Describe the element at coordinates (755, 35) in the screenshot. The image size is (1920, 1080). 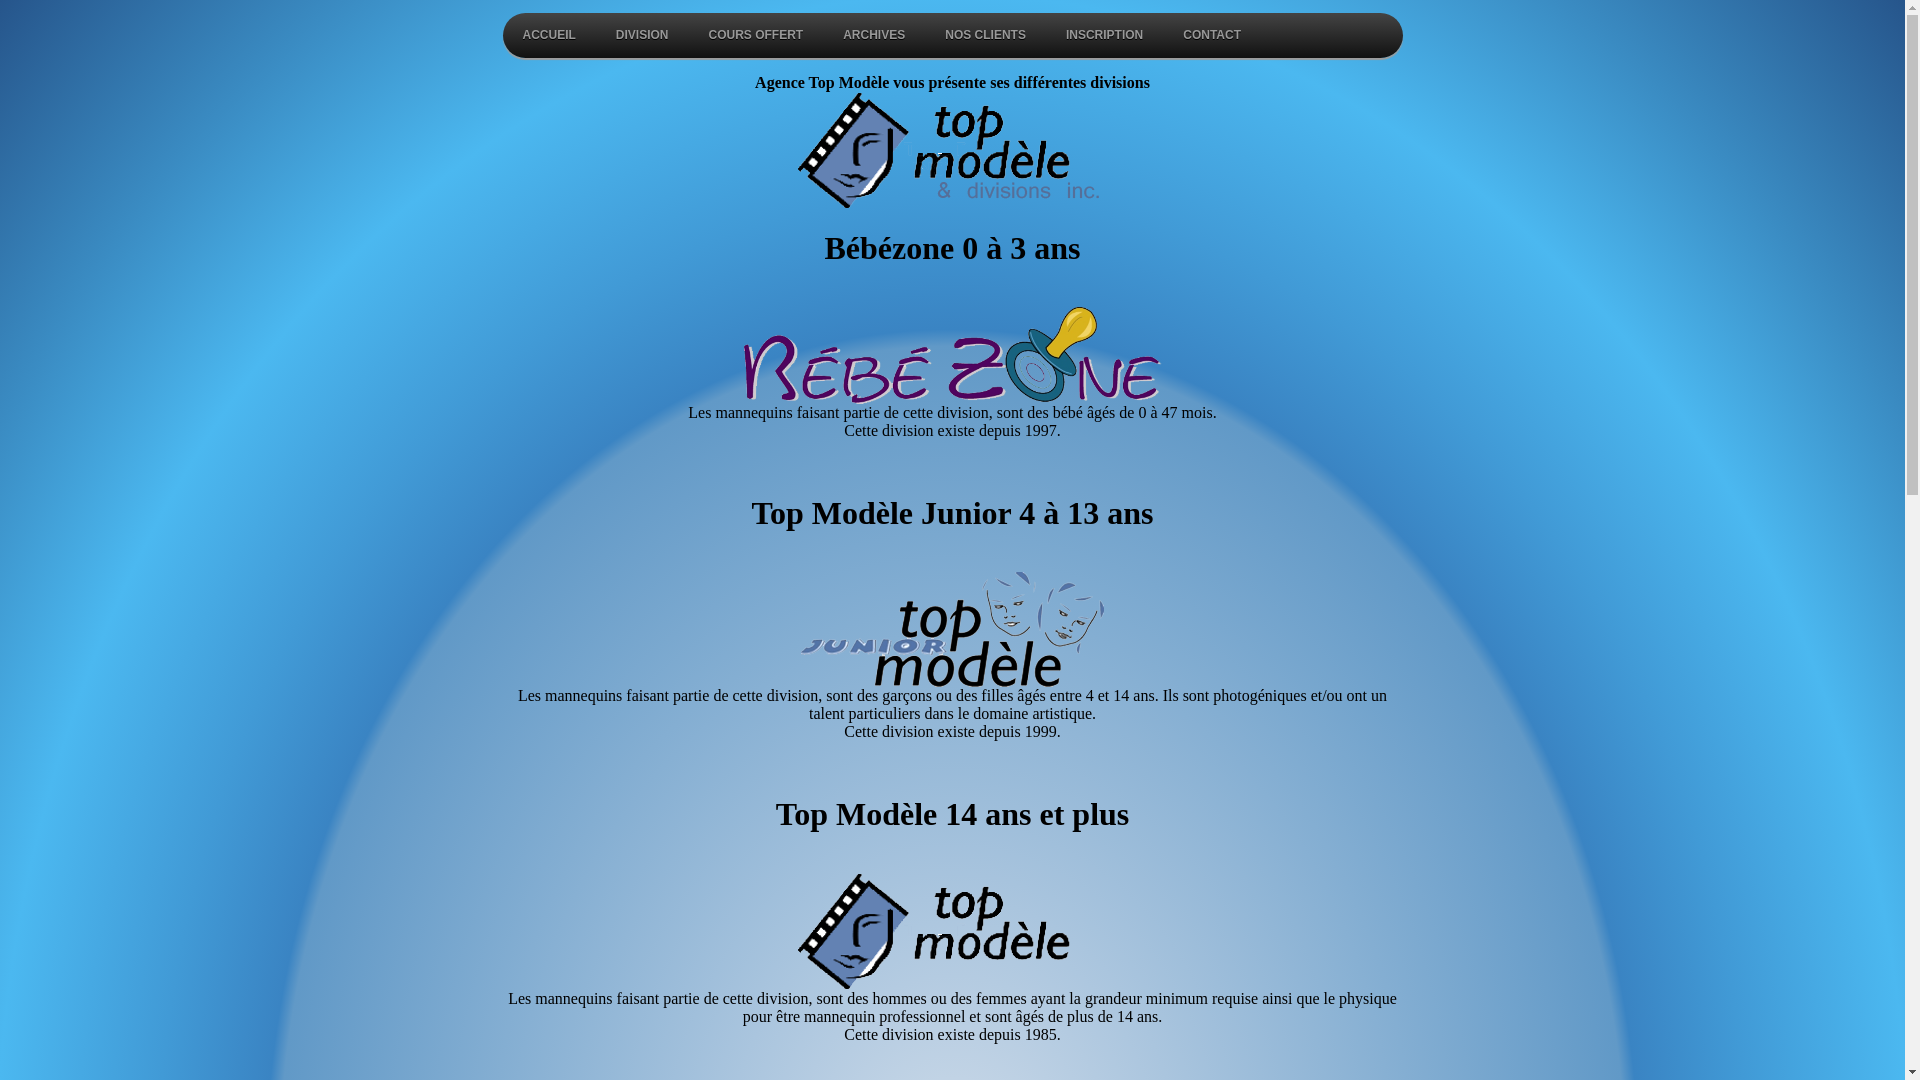
I see `'COURS OFFERT'` at that location.